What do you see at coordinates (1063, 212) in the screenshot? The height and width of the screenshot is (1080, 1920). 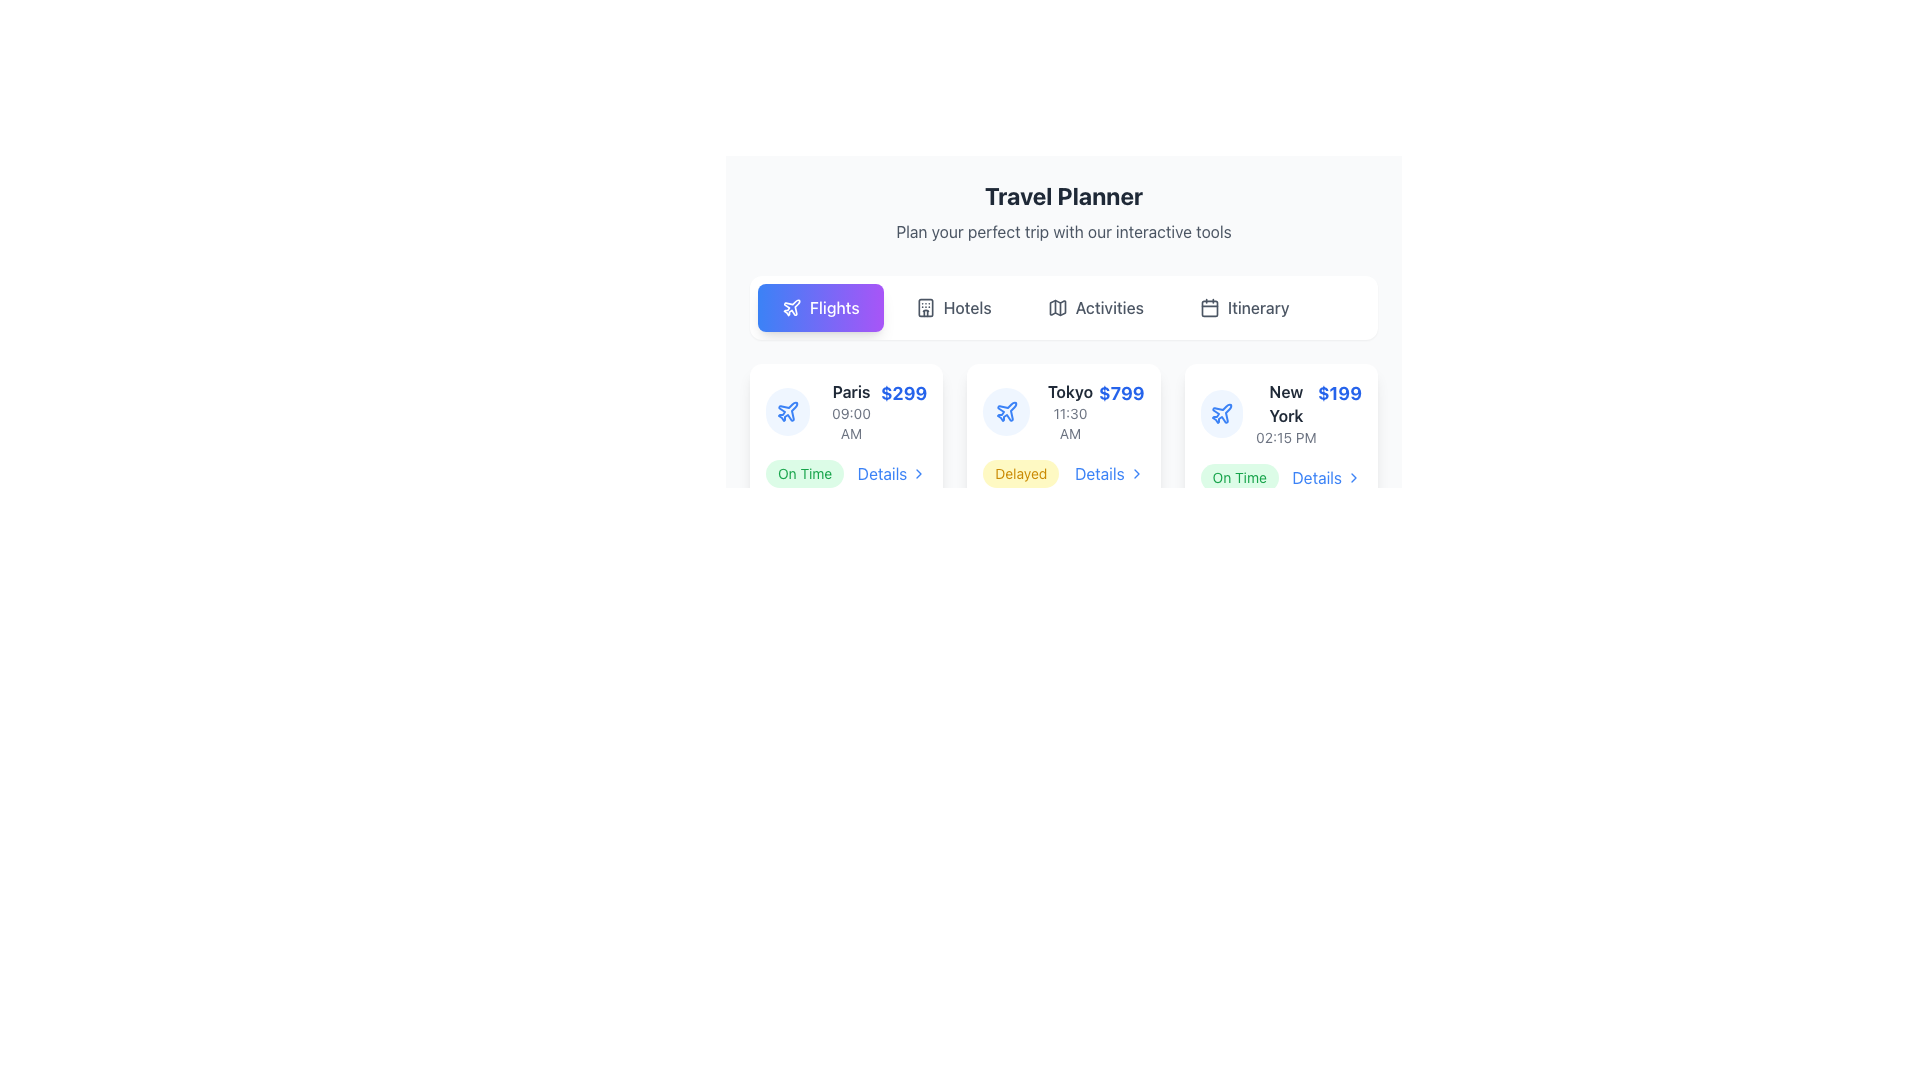 I see `the Text block (Header and Subtitle) at the top of the travel planner interface` at bounding box center [1063, 212].